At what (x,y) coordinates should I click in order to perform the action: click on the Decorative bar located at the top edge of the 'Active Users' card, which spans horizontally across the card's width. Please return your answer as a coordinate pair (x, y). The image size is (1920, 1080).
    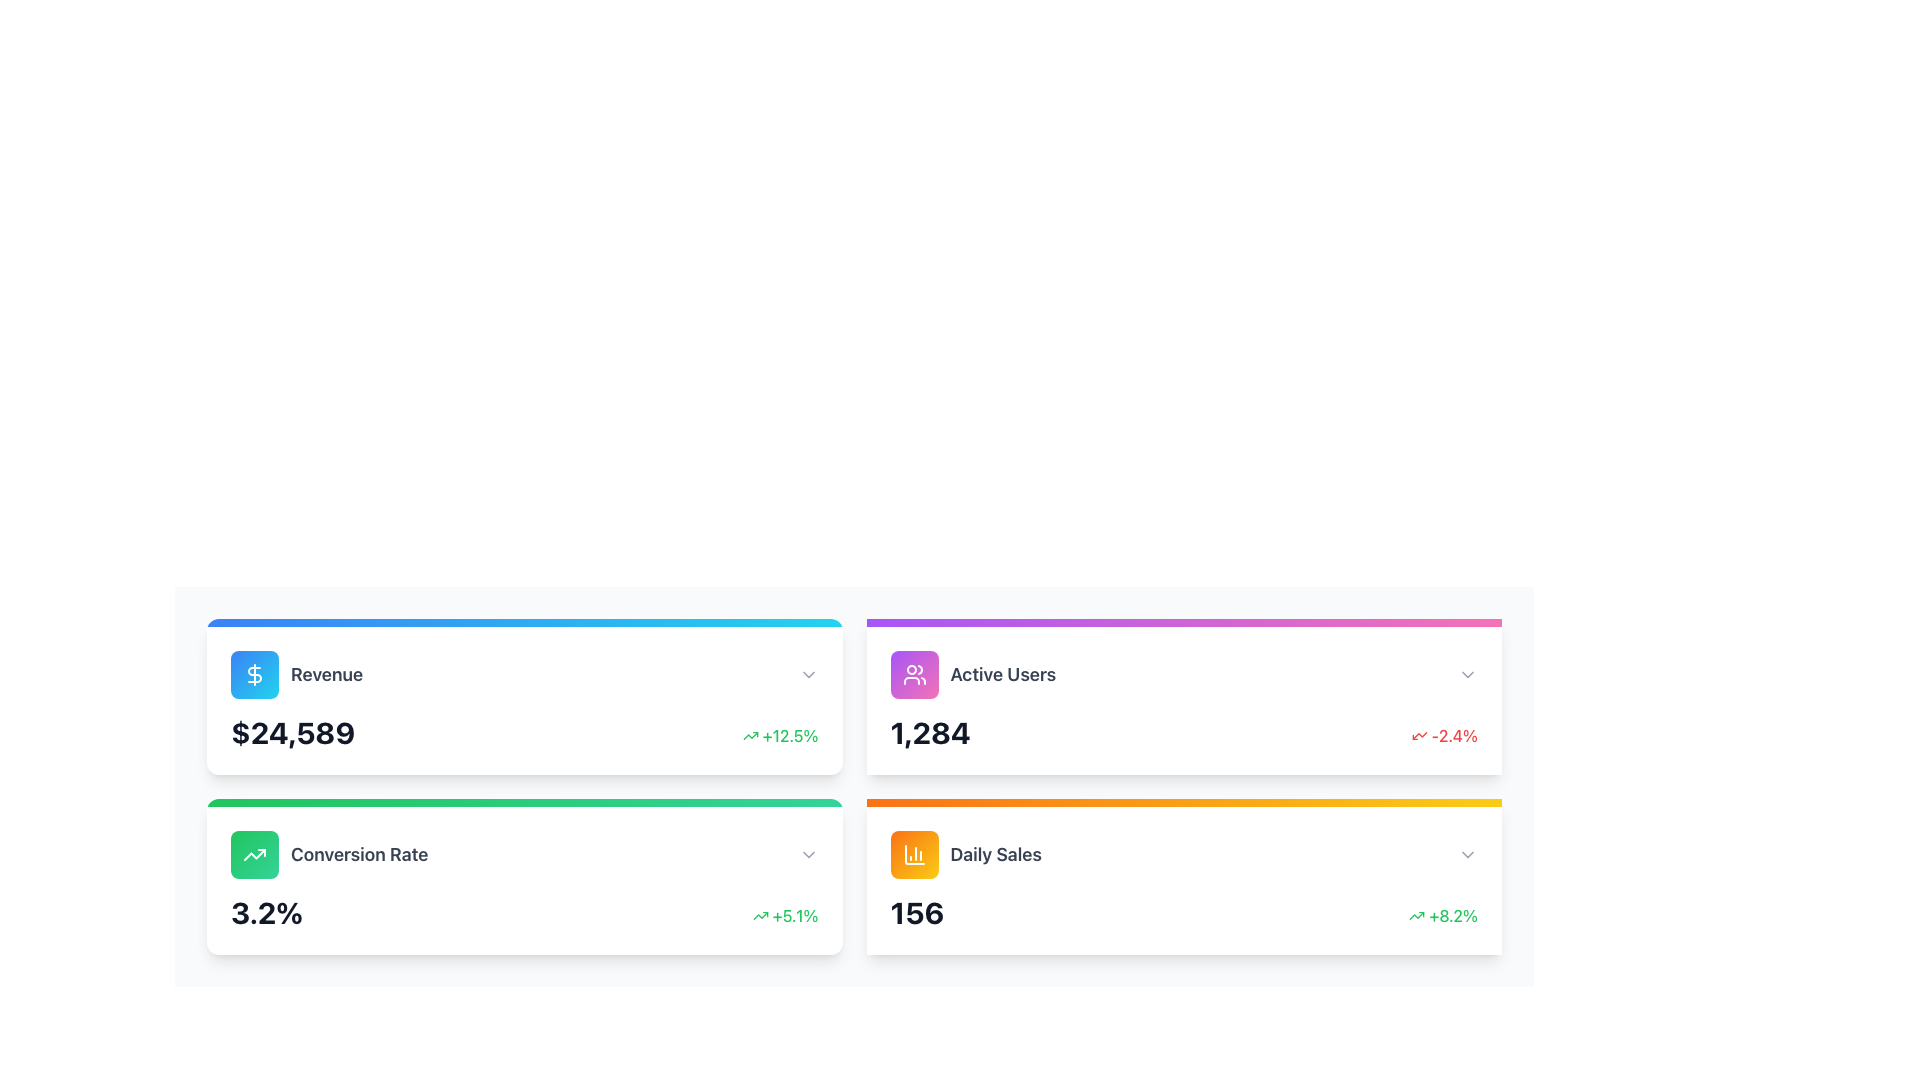
    Looking at the image, I should click on (1184, 622).